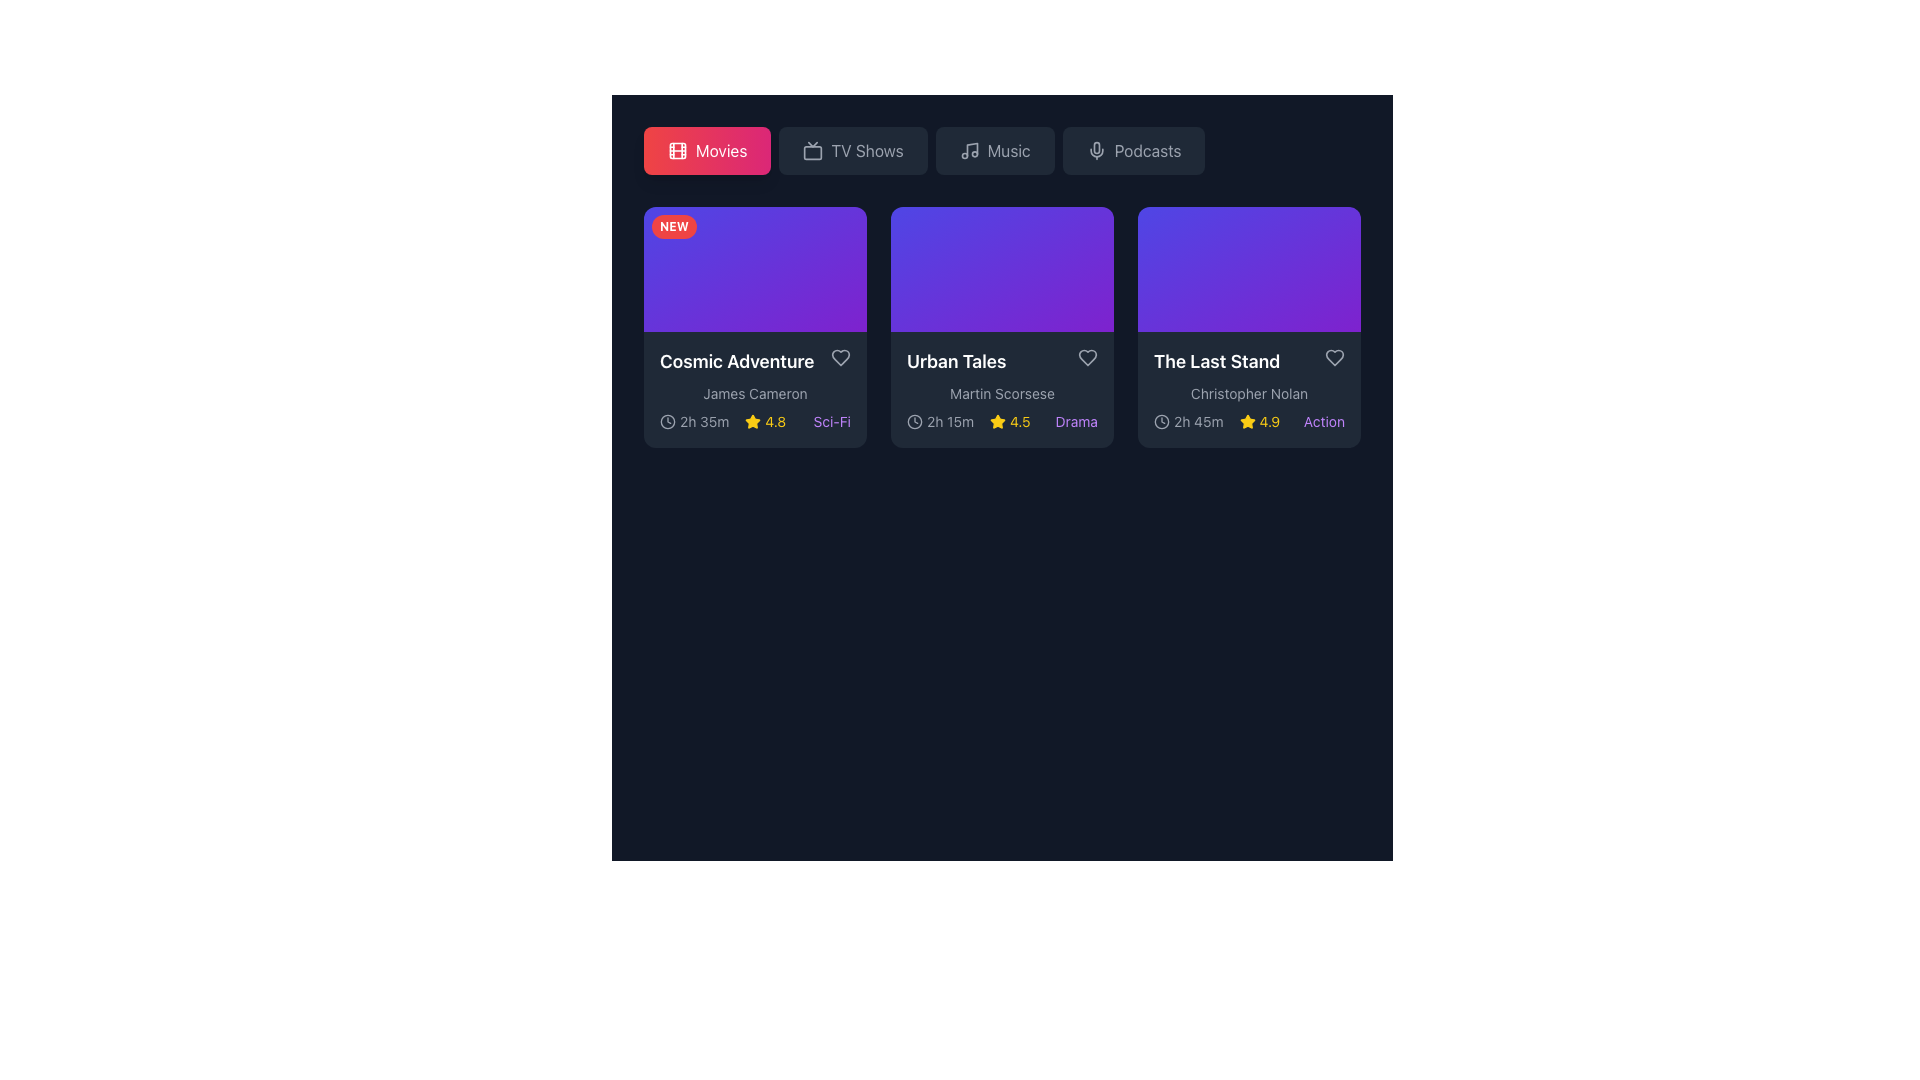 Image resolution: width=1920 pixels, height=1080 pixels. Describe the element at coordinates (1216, 362) in the screenshot. I see `the text label that says 'The Last Stand', which is styled in bold white font and located in the third card of a grid layout` at that location.